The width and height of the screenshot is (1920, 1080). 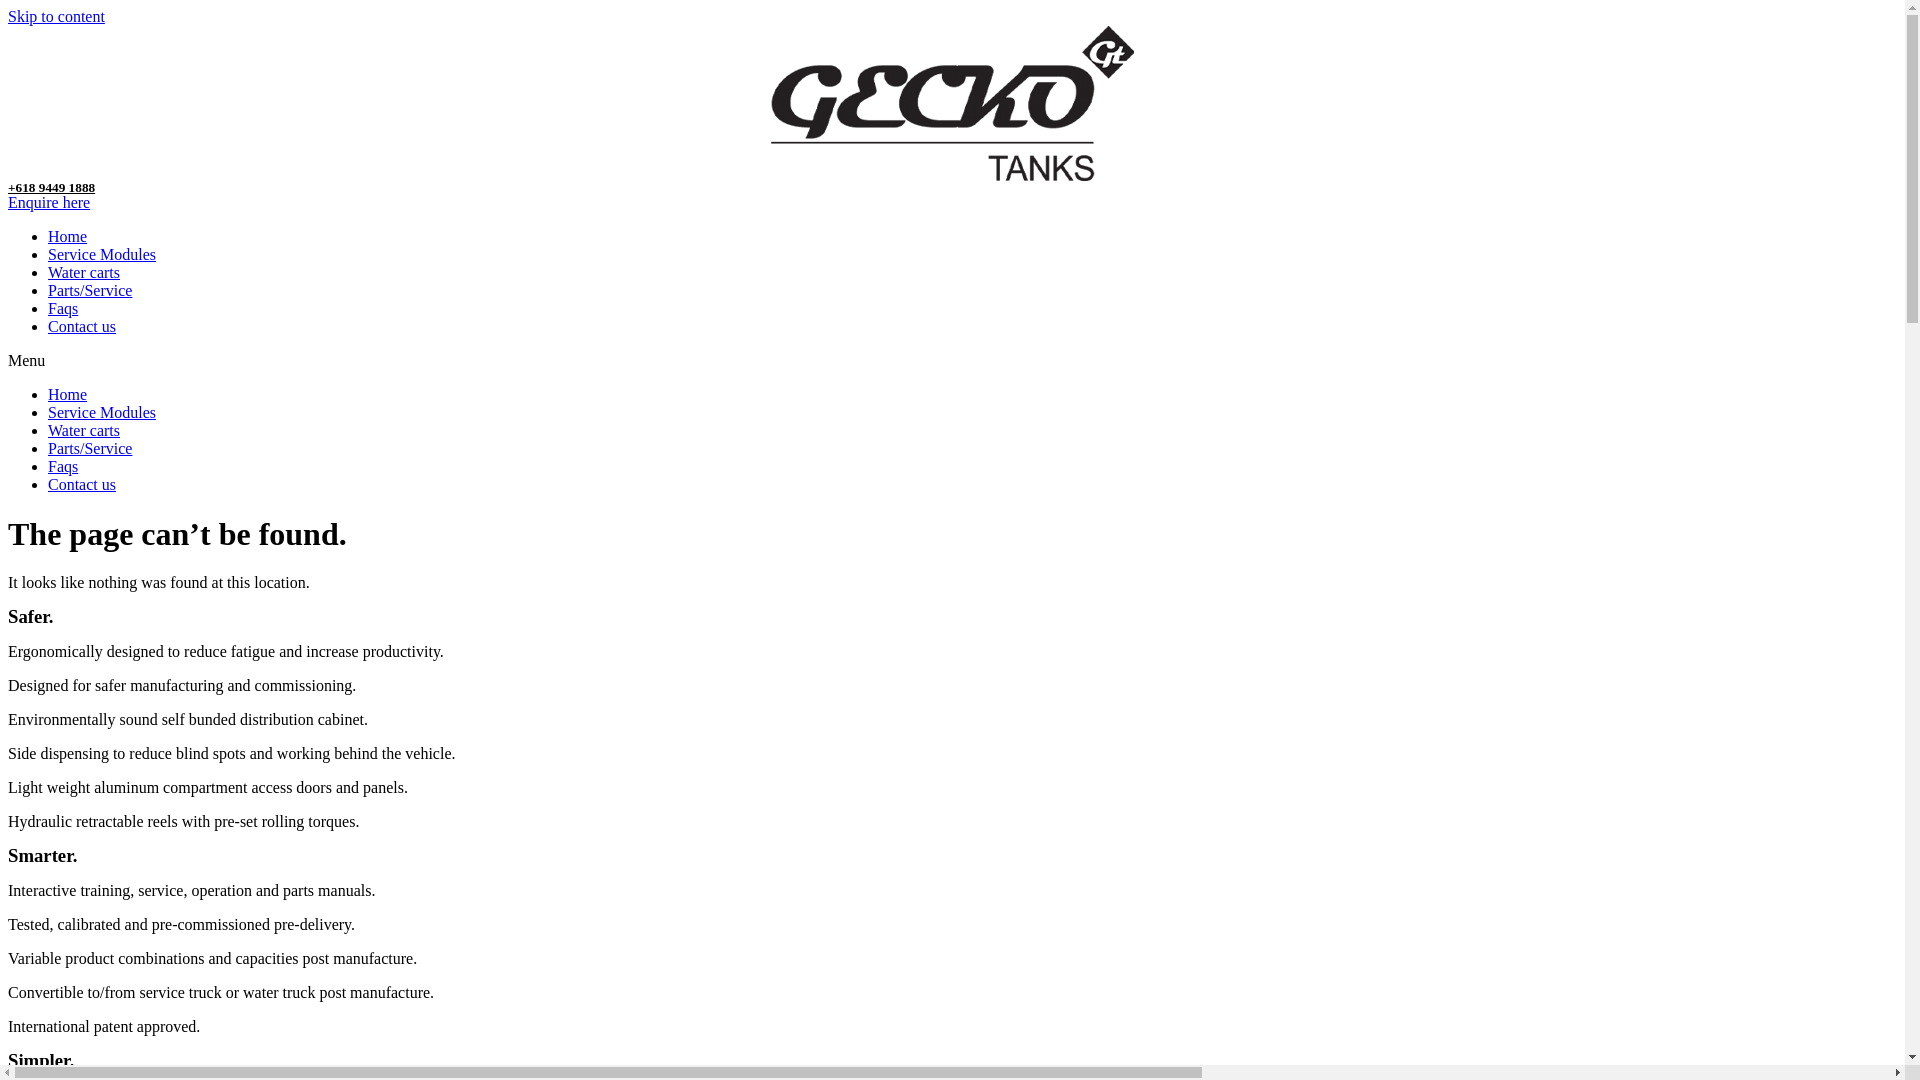 I want to click on 'Faqs', so click(x=48, y=466).